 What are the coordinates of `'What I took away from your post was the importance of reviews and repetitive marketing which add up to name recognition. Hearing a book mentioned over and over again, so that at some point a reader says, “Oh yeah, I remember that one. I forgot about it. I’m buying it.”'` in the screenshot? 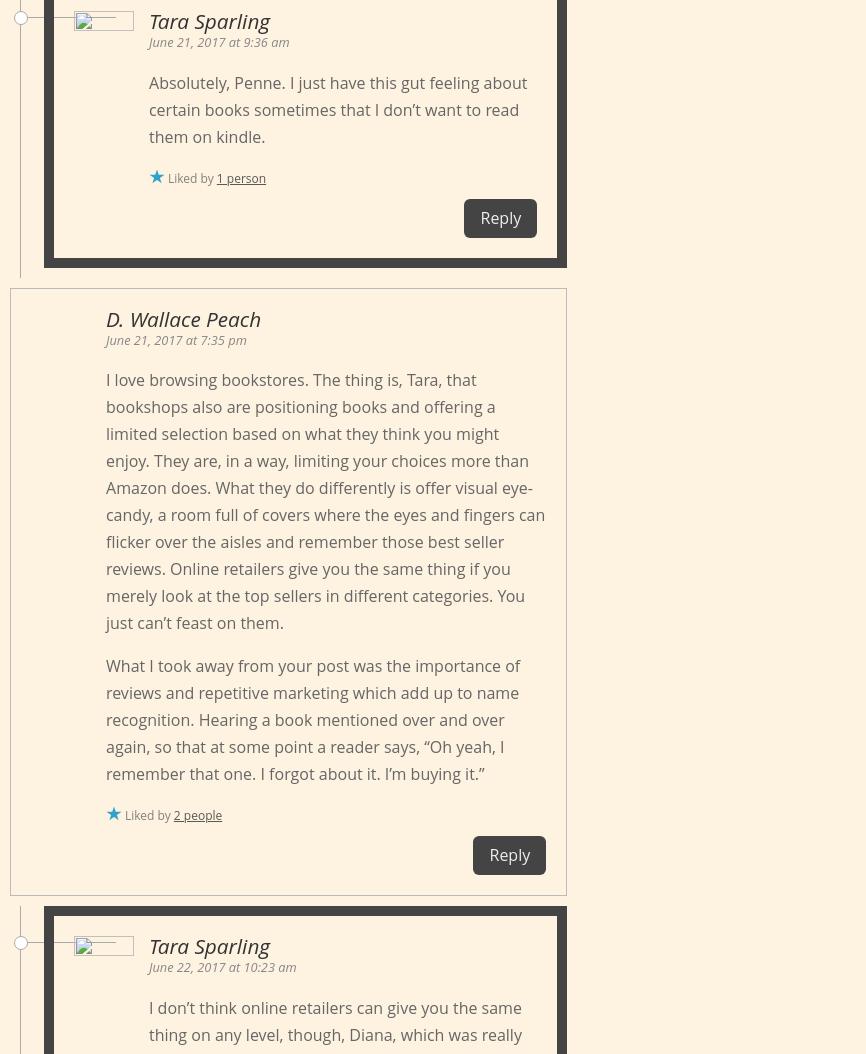 It's located at (105, 718).